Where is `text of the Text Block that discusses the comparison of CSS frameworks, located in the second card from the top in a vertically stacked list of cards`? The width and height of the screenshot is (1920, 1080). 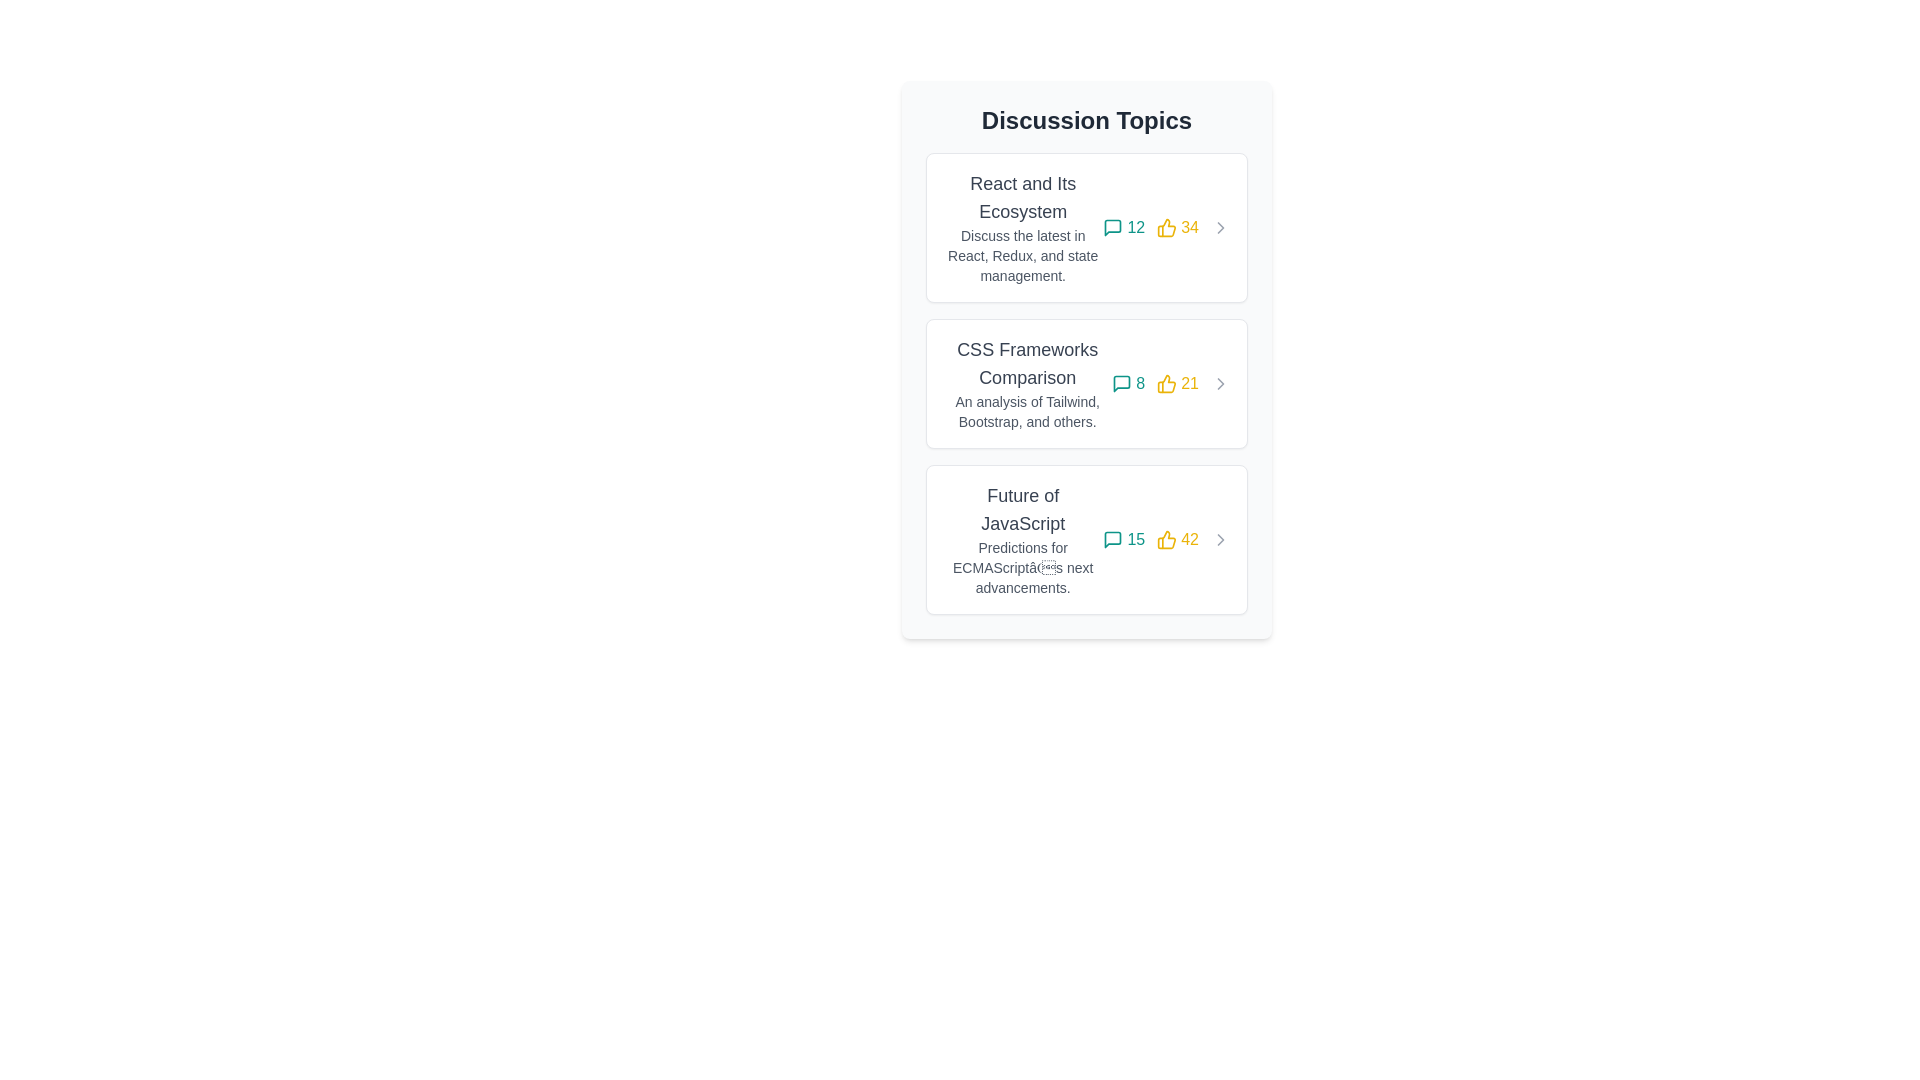
text of the Text Block that discusses the comparison of CSS frameworks, located in the second card from the top in a vertically stacked list of cards is located at coordinates (1027, 384).